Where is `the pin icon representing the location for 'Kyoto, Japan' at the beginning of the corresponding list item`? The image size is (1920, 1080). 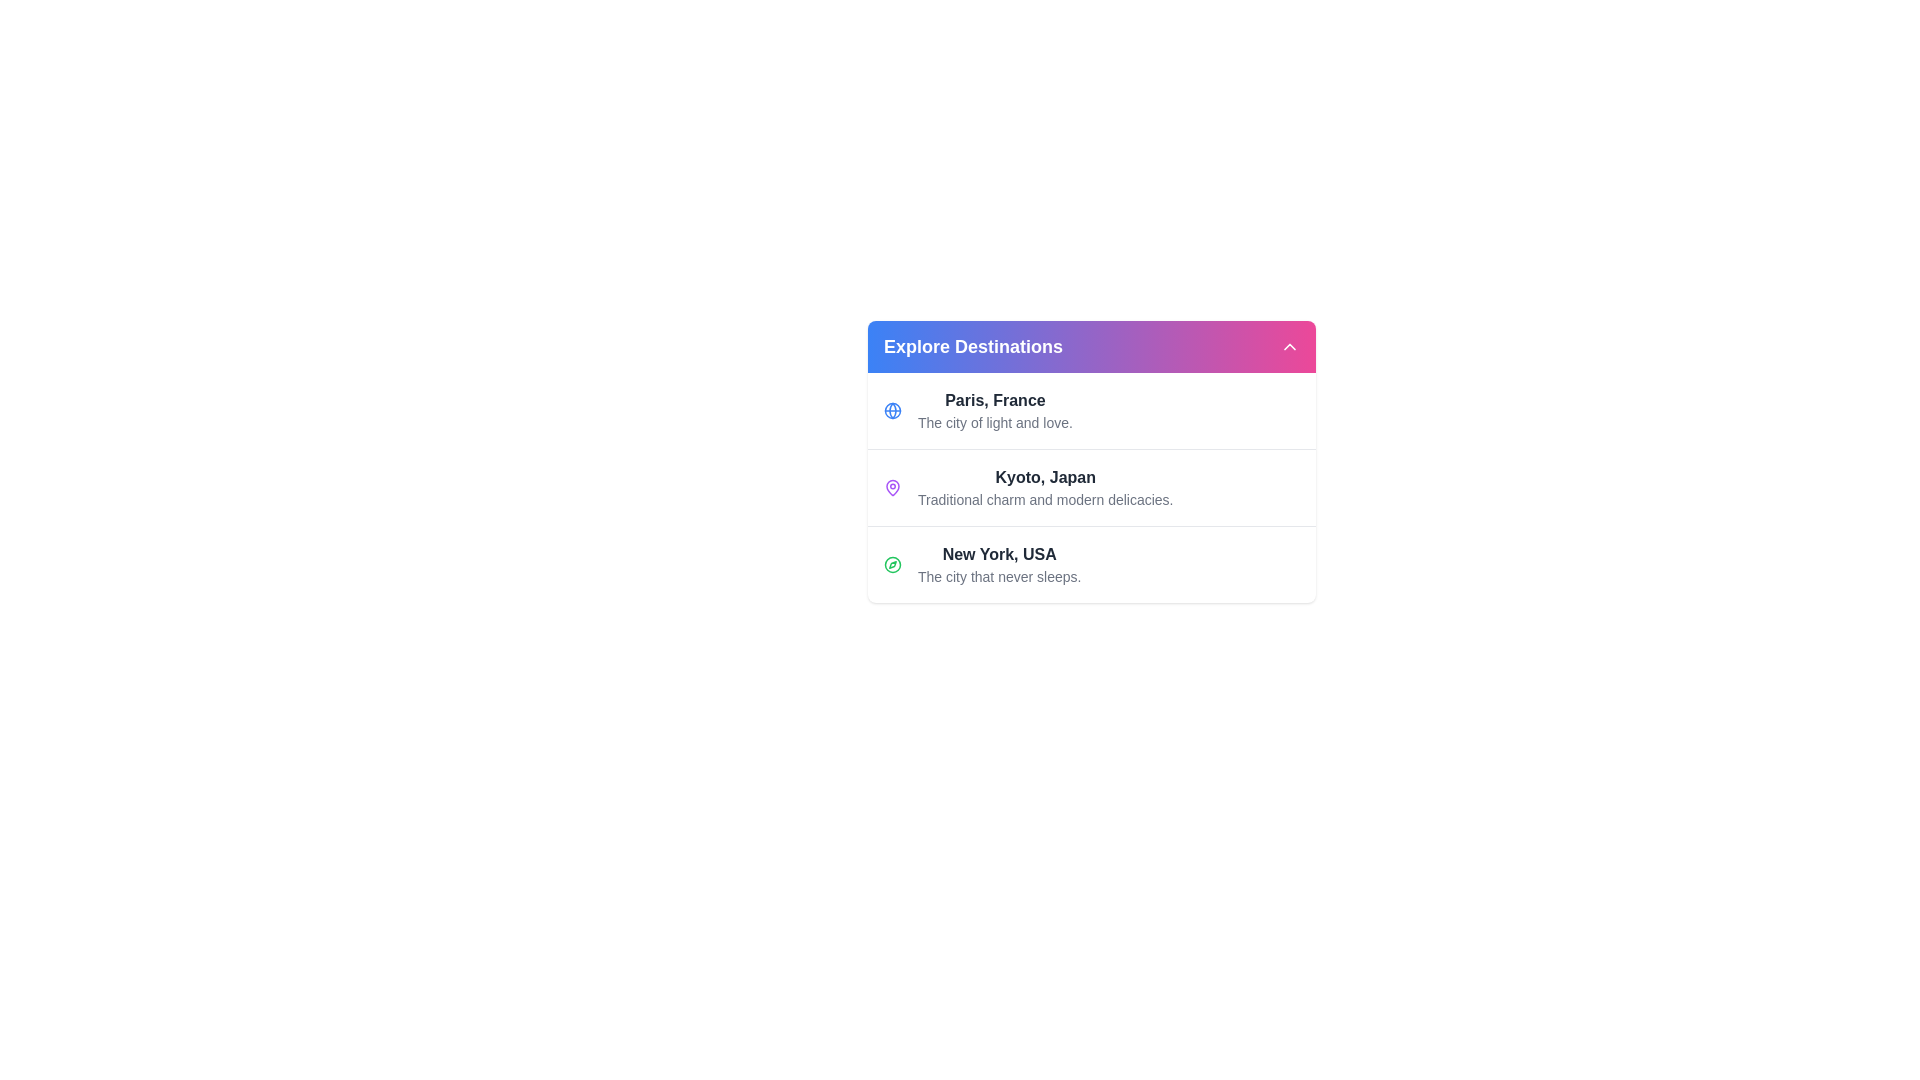
the pin icon representing the location for 'Kyoto, Japan' at the beginning of the corresponding list item is located at coordinates (891, 488).